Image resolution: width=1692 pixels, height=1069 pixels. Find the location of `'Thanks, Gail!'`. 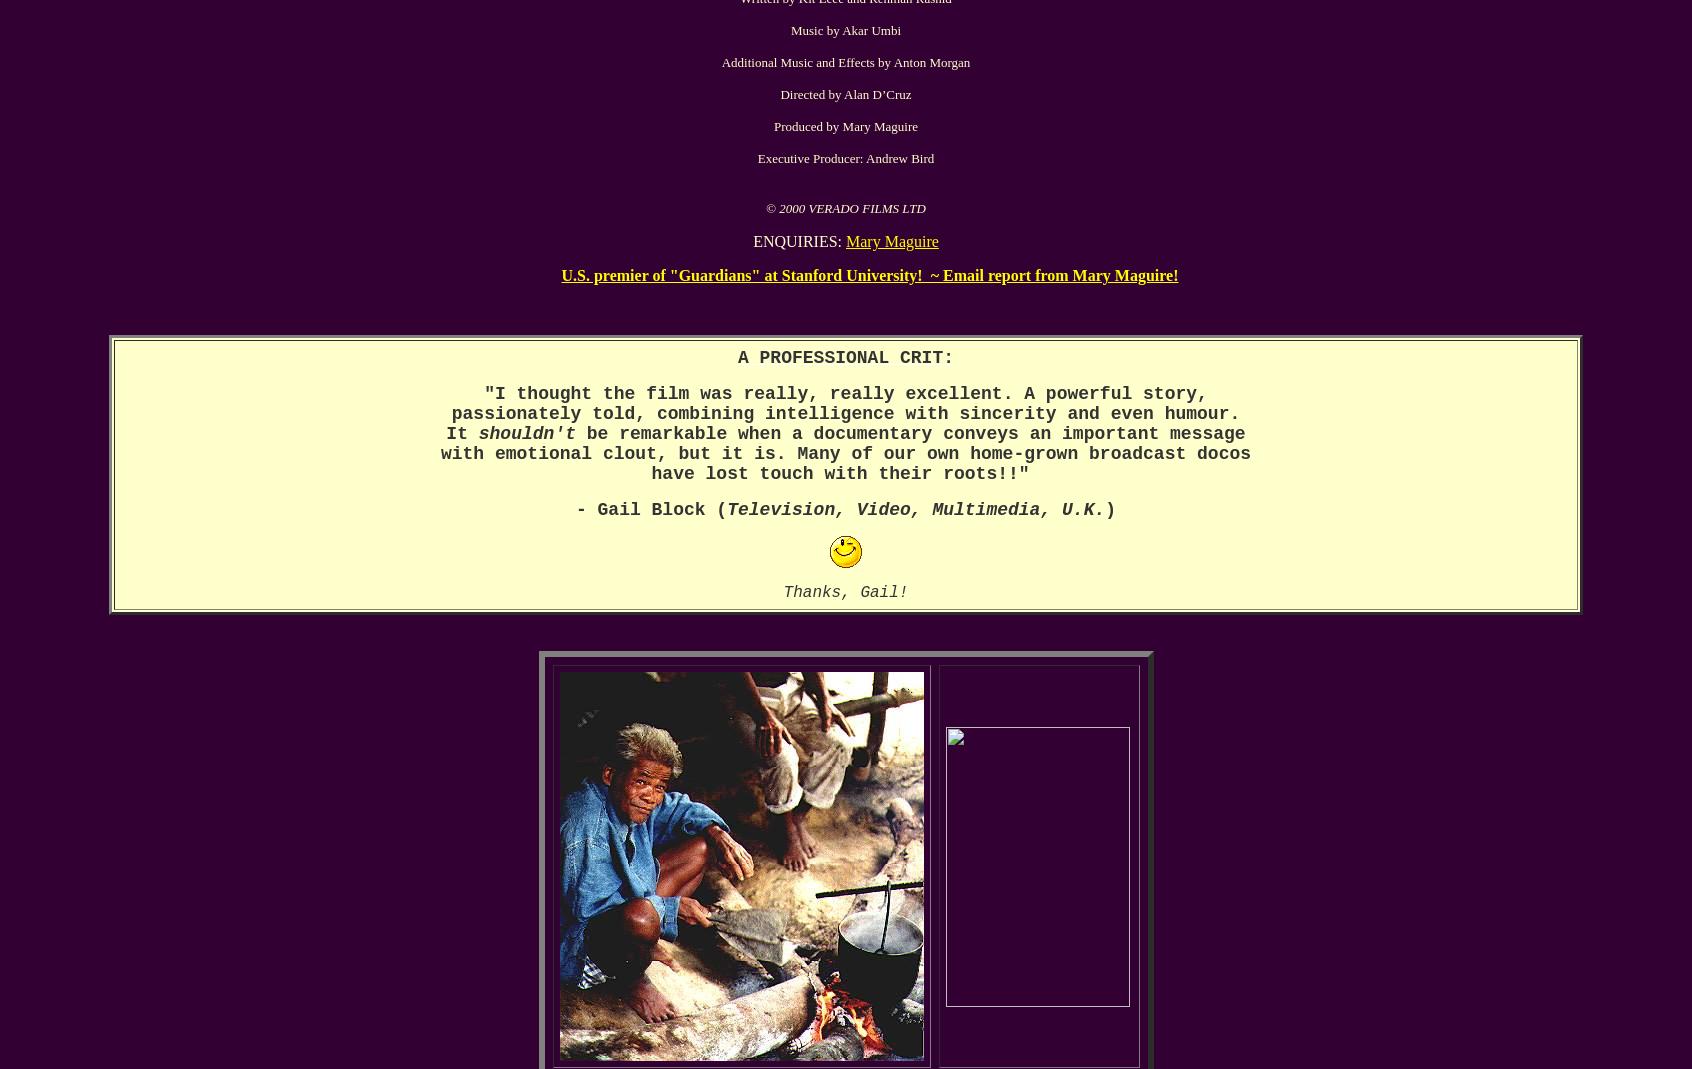

'Thanks, Gail!' is located at coordinates (845, 592).